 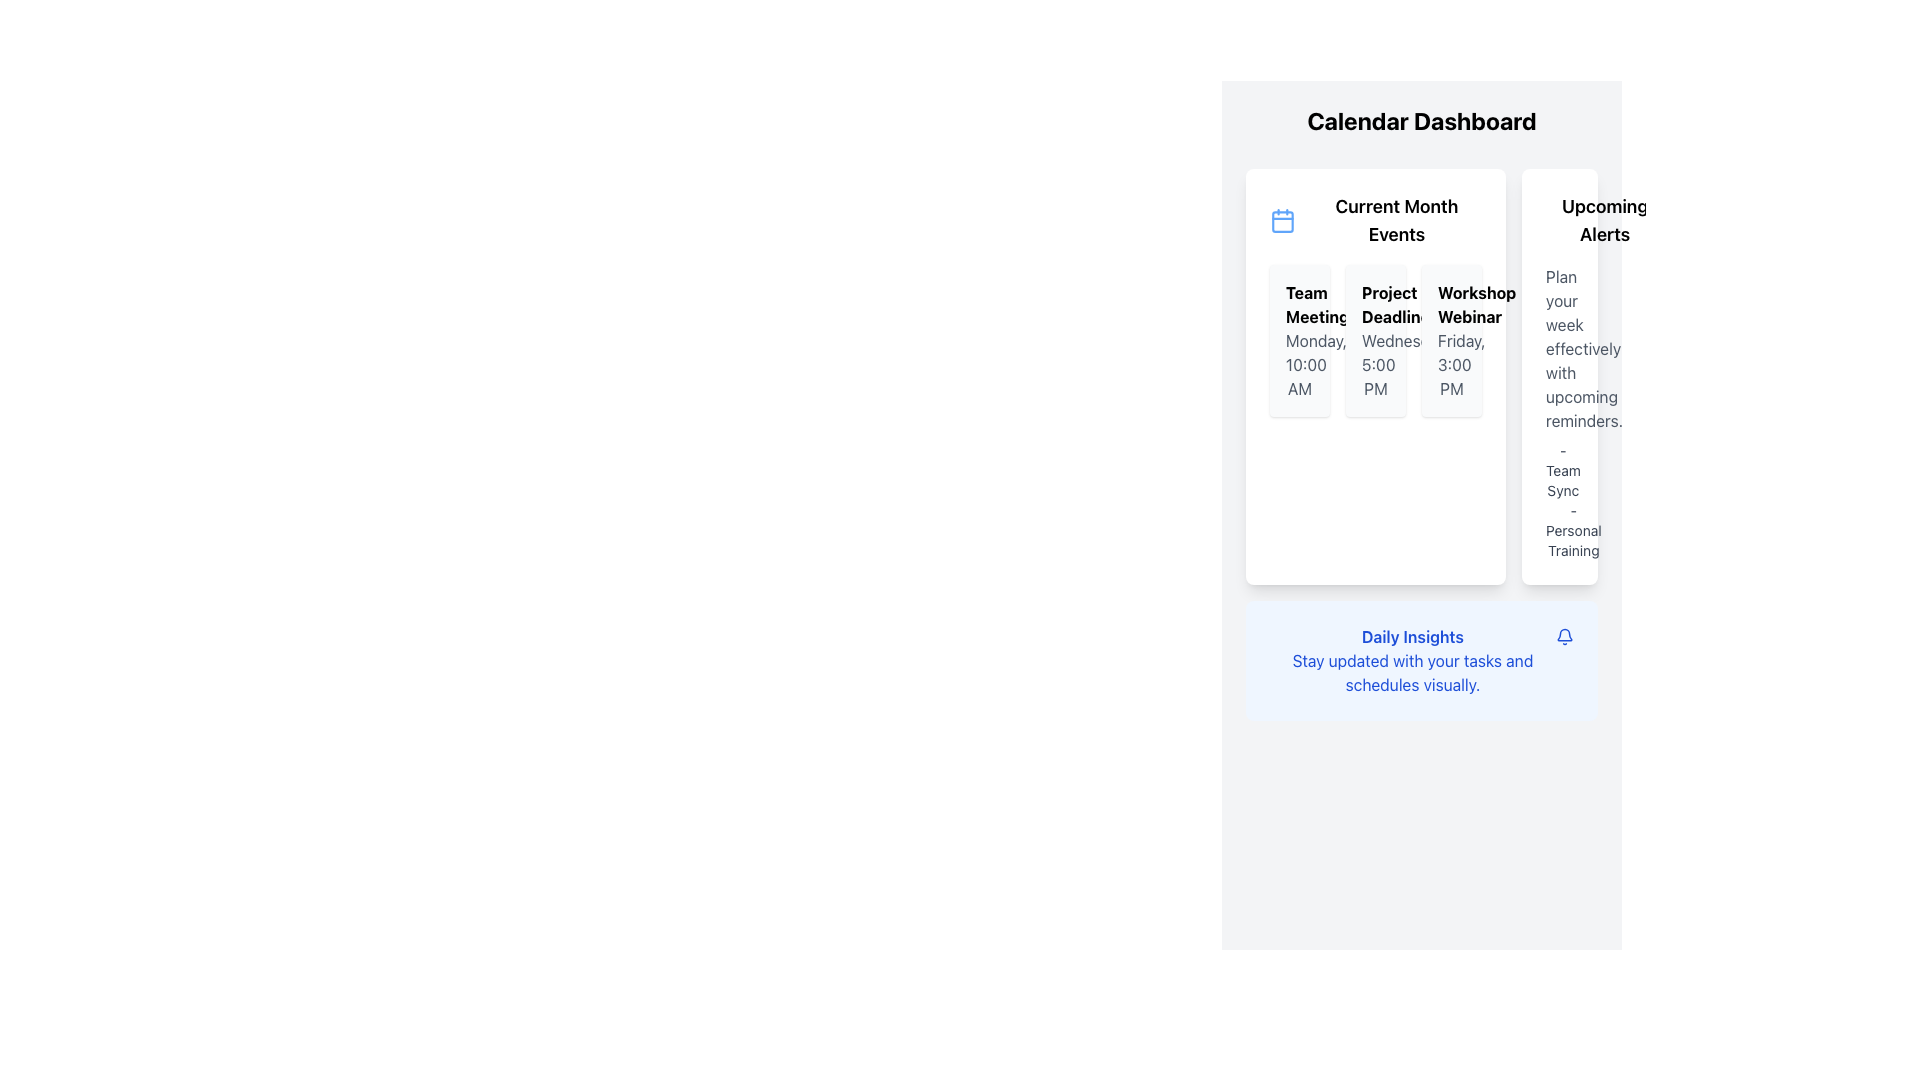 What do you see at coordinates (1559, 500) in the screenshot?
I see `text content of the Text Label located in the 'Upcoming Alerts' section, positioned below the reminder text 'Plan your week effectively with upcoming reminders.'` at bounding box center [1559, 500].